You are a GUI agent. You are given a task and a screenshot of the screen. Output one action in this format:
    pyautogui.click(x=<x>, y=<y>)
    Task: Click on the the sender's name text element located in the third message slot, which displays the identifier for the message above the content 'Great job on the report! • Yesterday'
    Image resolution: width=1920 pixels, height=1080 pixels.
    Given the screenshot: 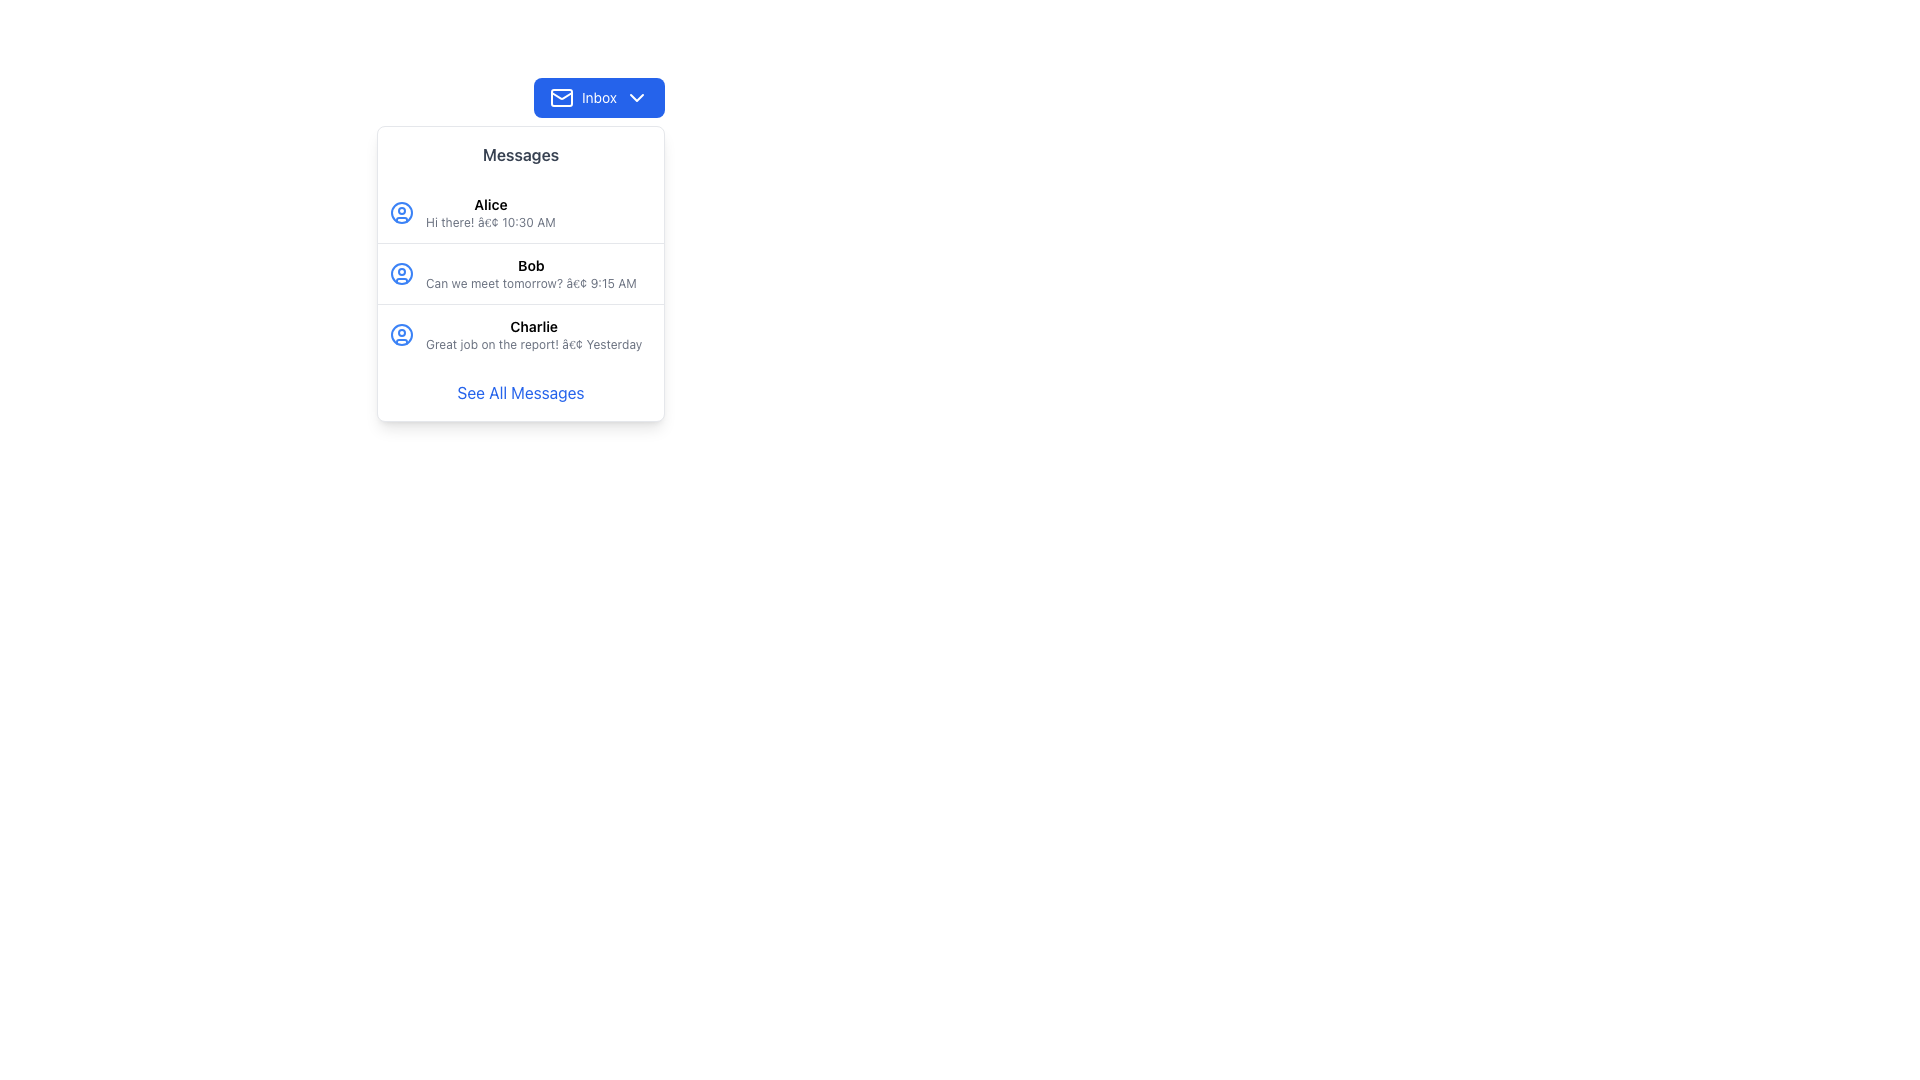 What is the action you would take?
    pyautogui.click(x=534, y=326)
    